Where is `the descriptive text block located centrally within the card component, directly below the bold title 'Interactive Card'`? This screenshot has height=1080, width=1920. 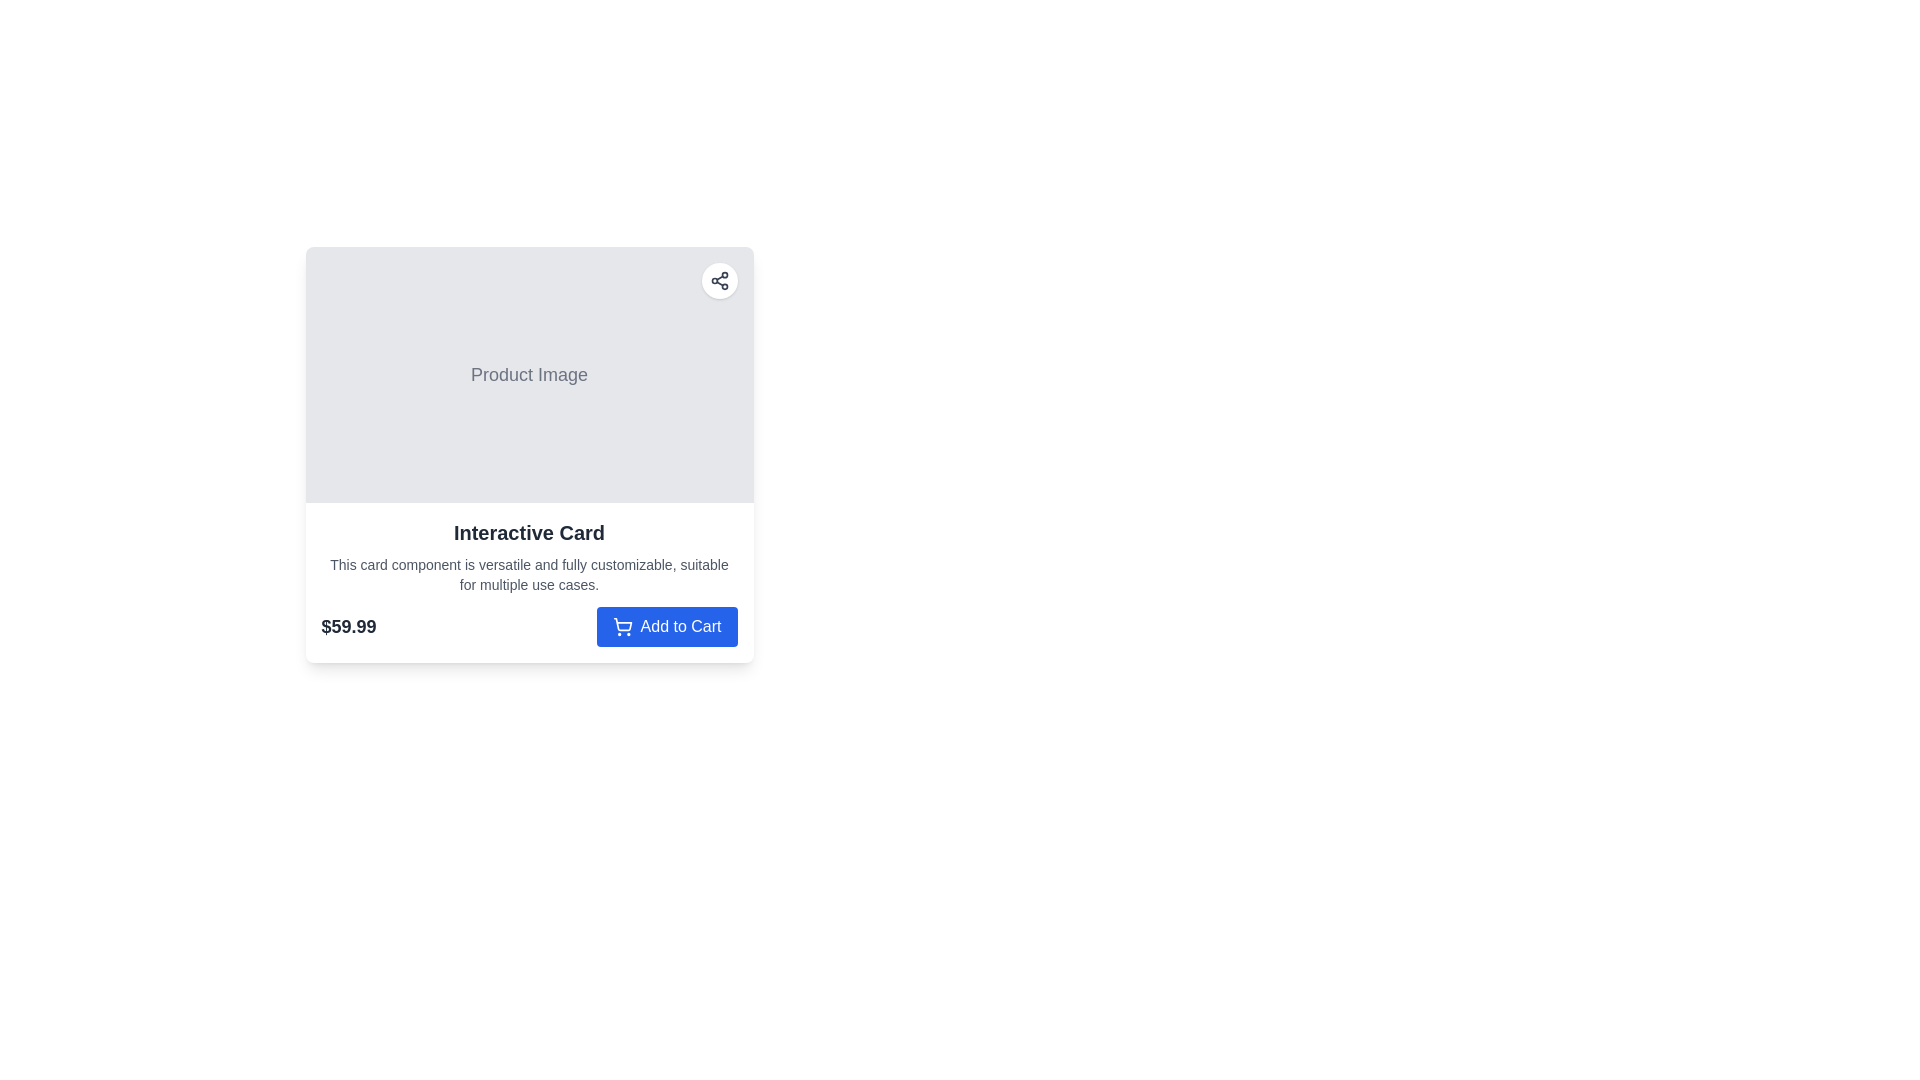 the descriptive text block located centrally within the card component, directly below the bold title 'Interactive Card' is located at coordinates (529, 574).